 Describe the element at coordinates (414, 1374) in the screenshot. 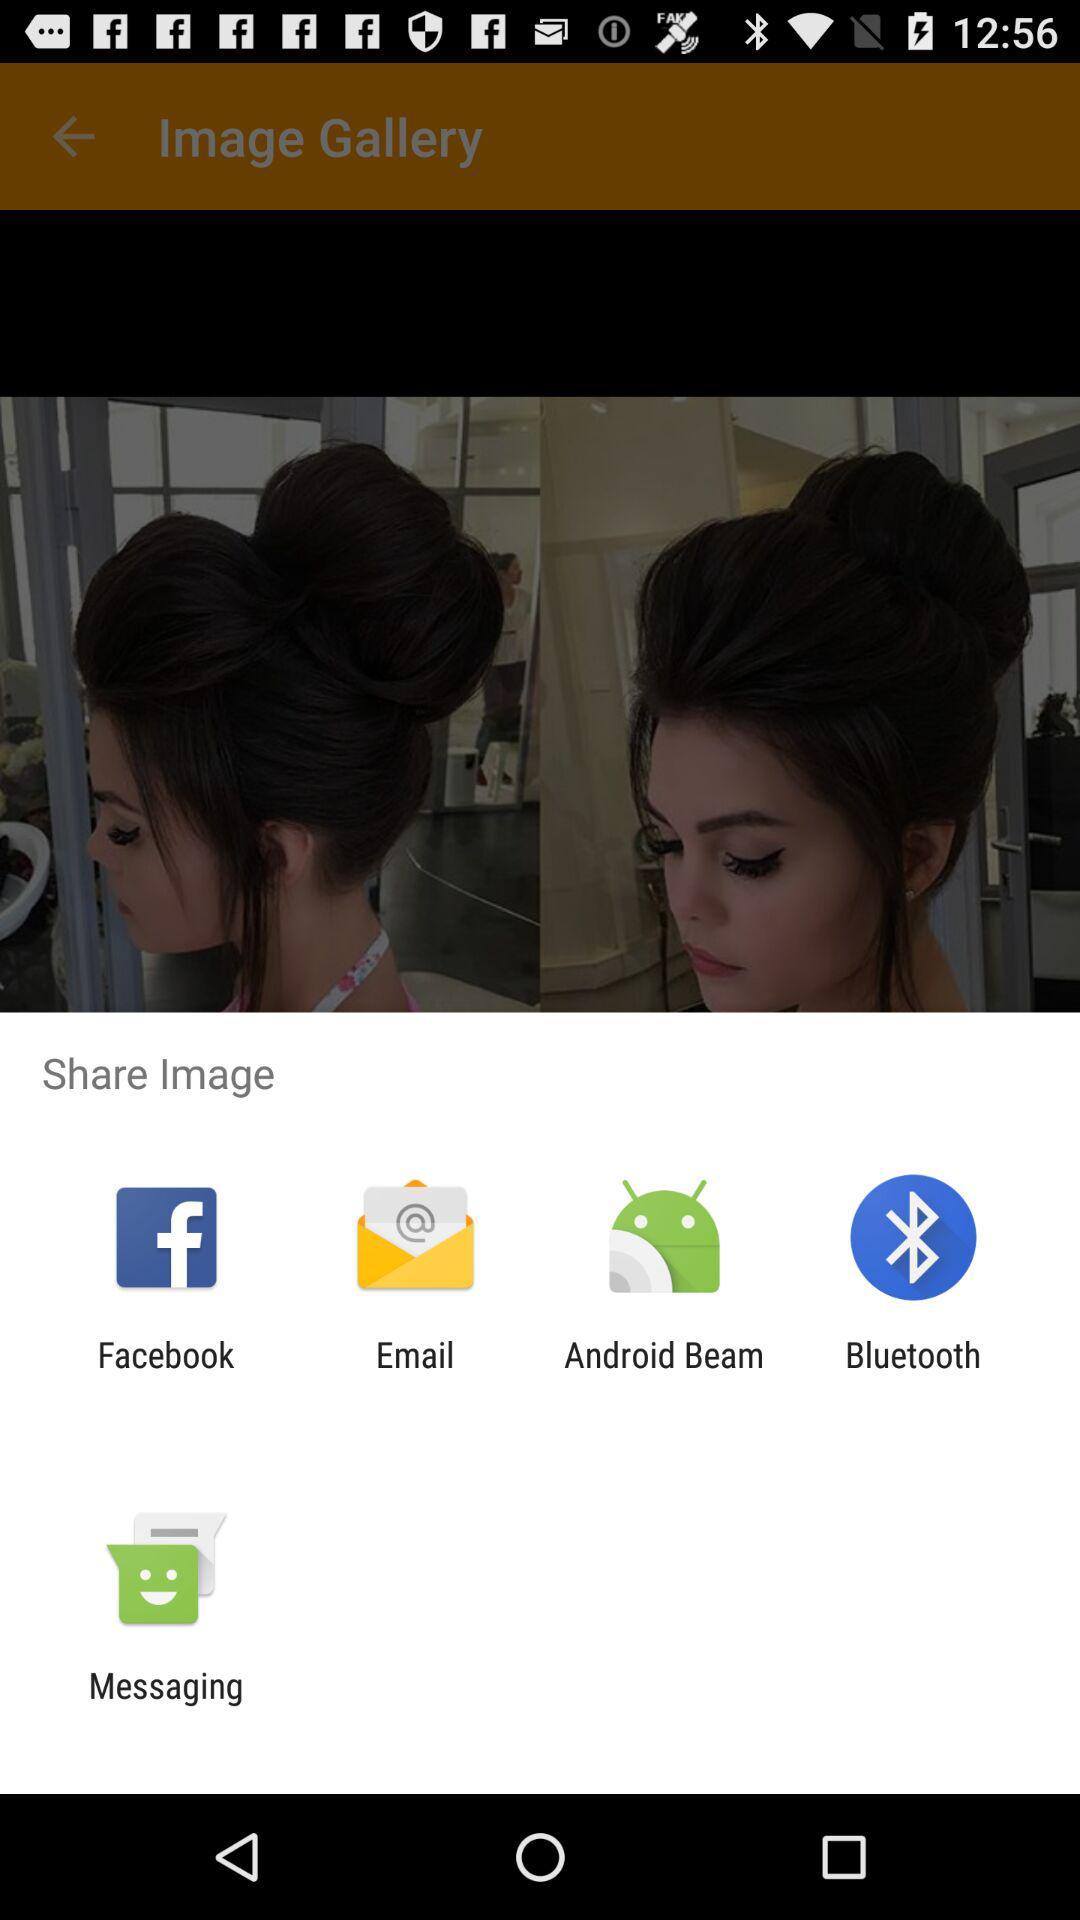

I see `app next to the android beam app` at that location.